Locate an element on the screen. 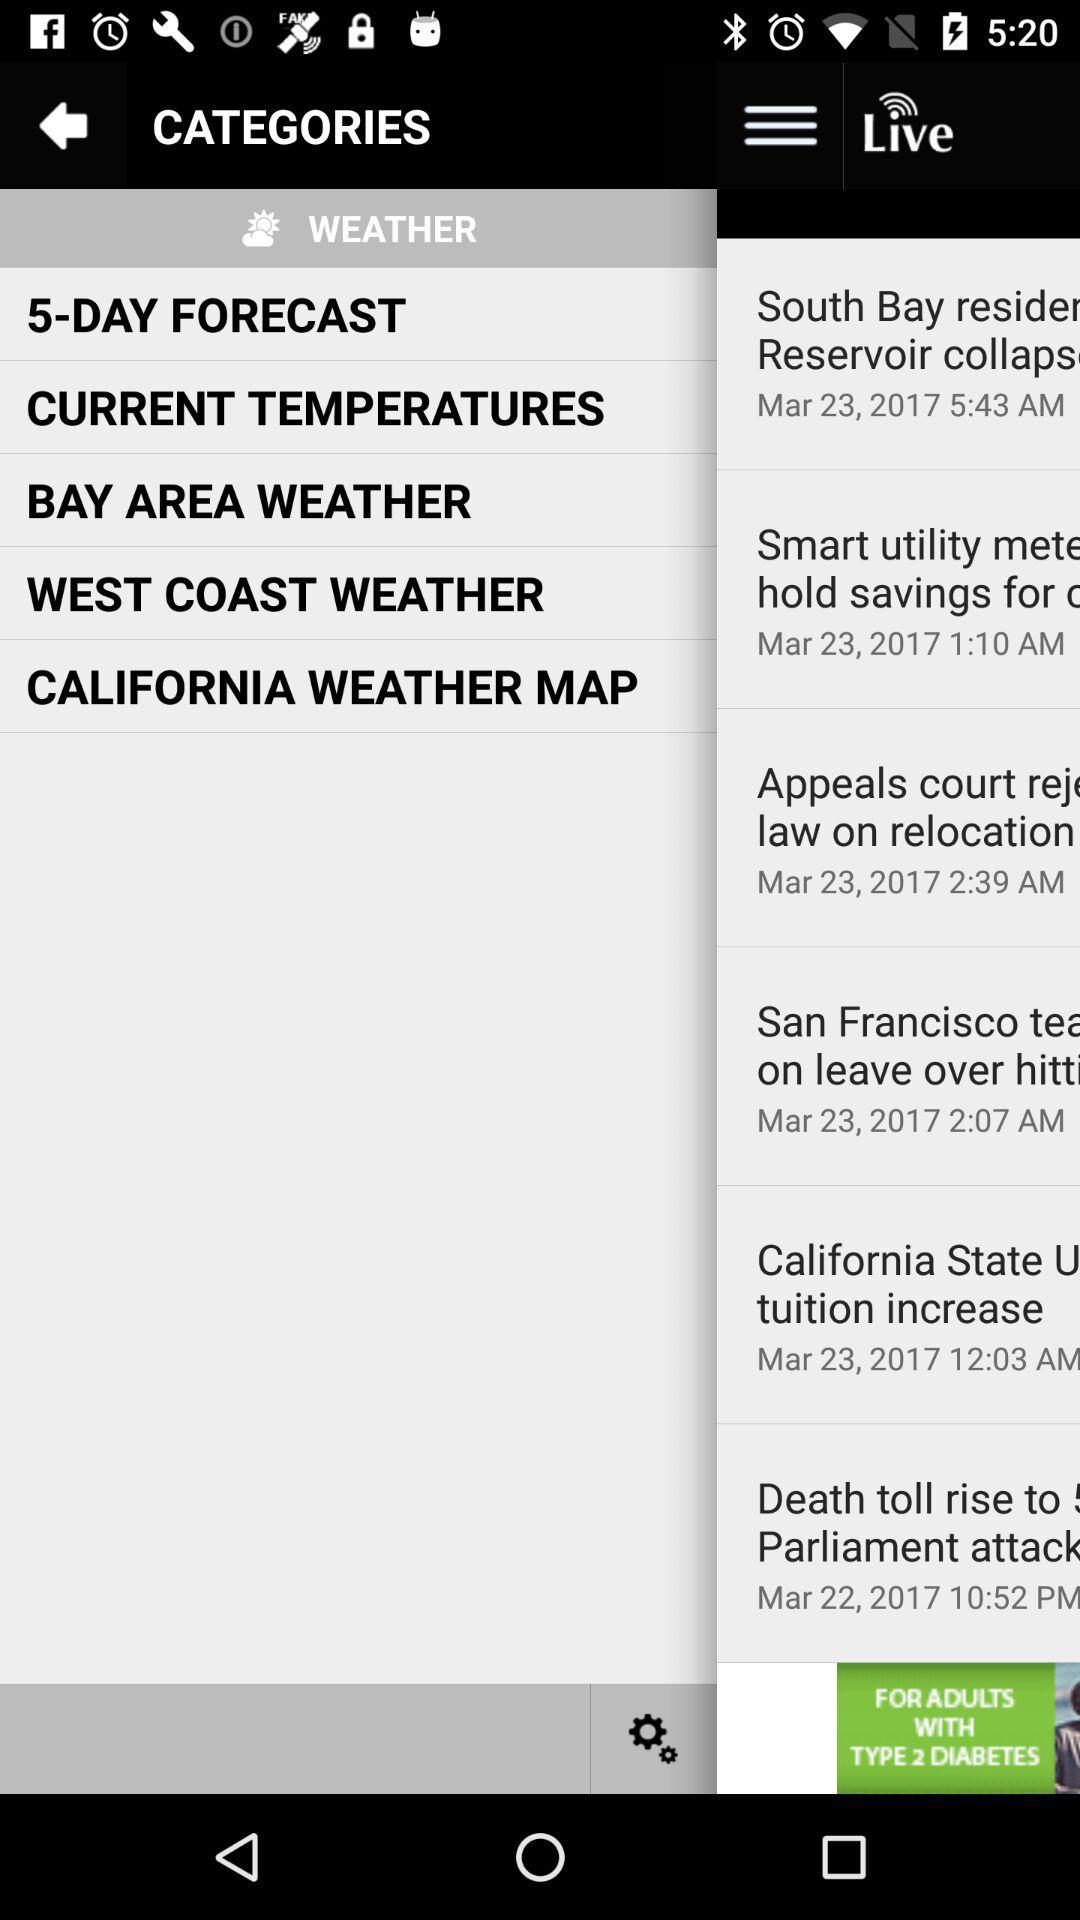 This screenshot has height=1920, width=1080. the settings icon is located at coordinates (654, 1737).